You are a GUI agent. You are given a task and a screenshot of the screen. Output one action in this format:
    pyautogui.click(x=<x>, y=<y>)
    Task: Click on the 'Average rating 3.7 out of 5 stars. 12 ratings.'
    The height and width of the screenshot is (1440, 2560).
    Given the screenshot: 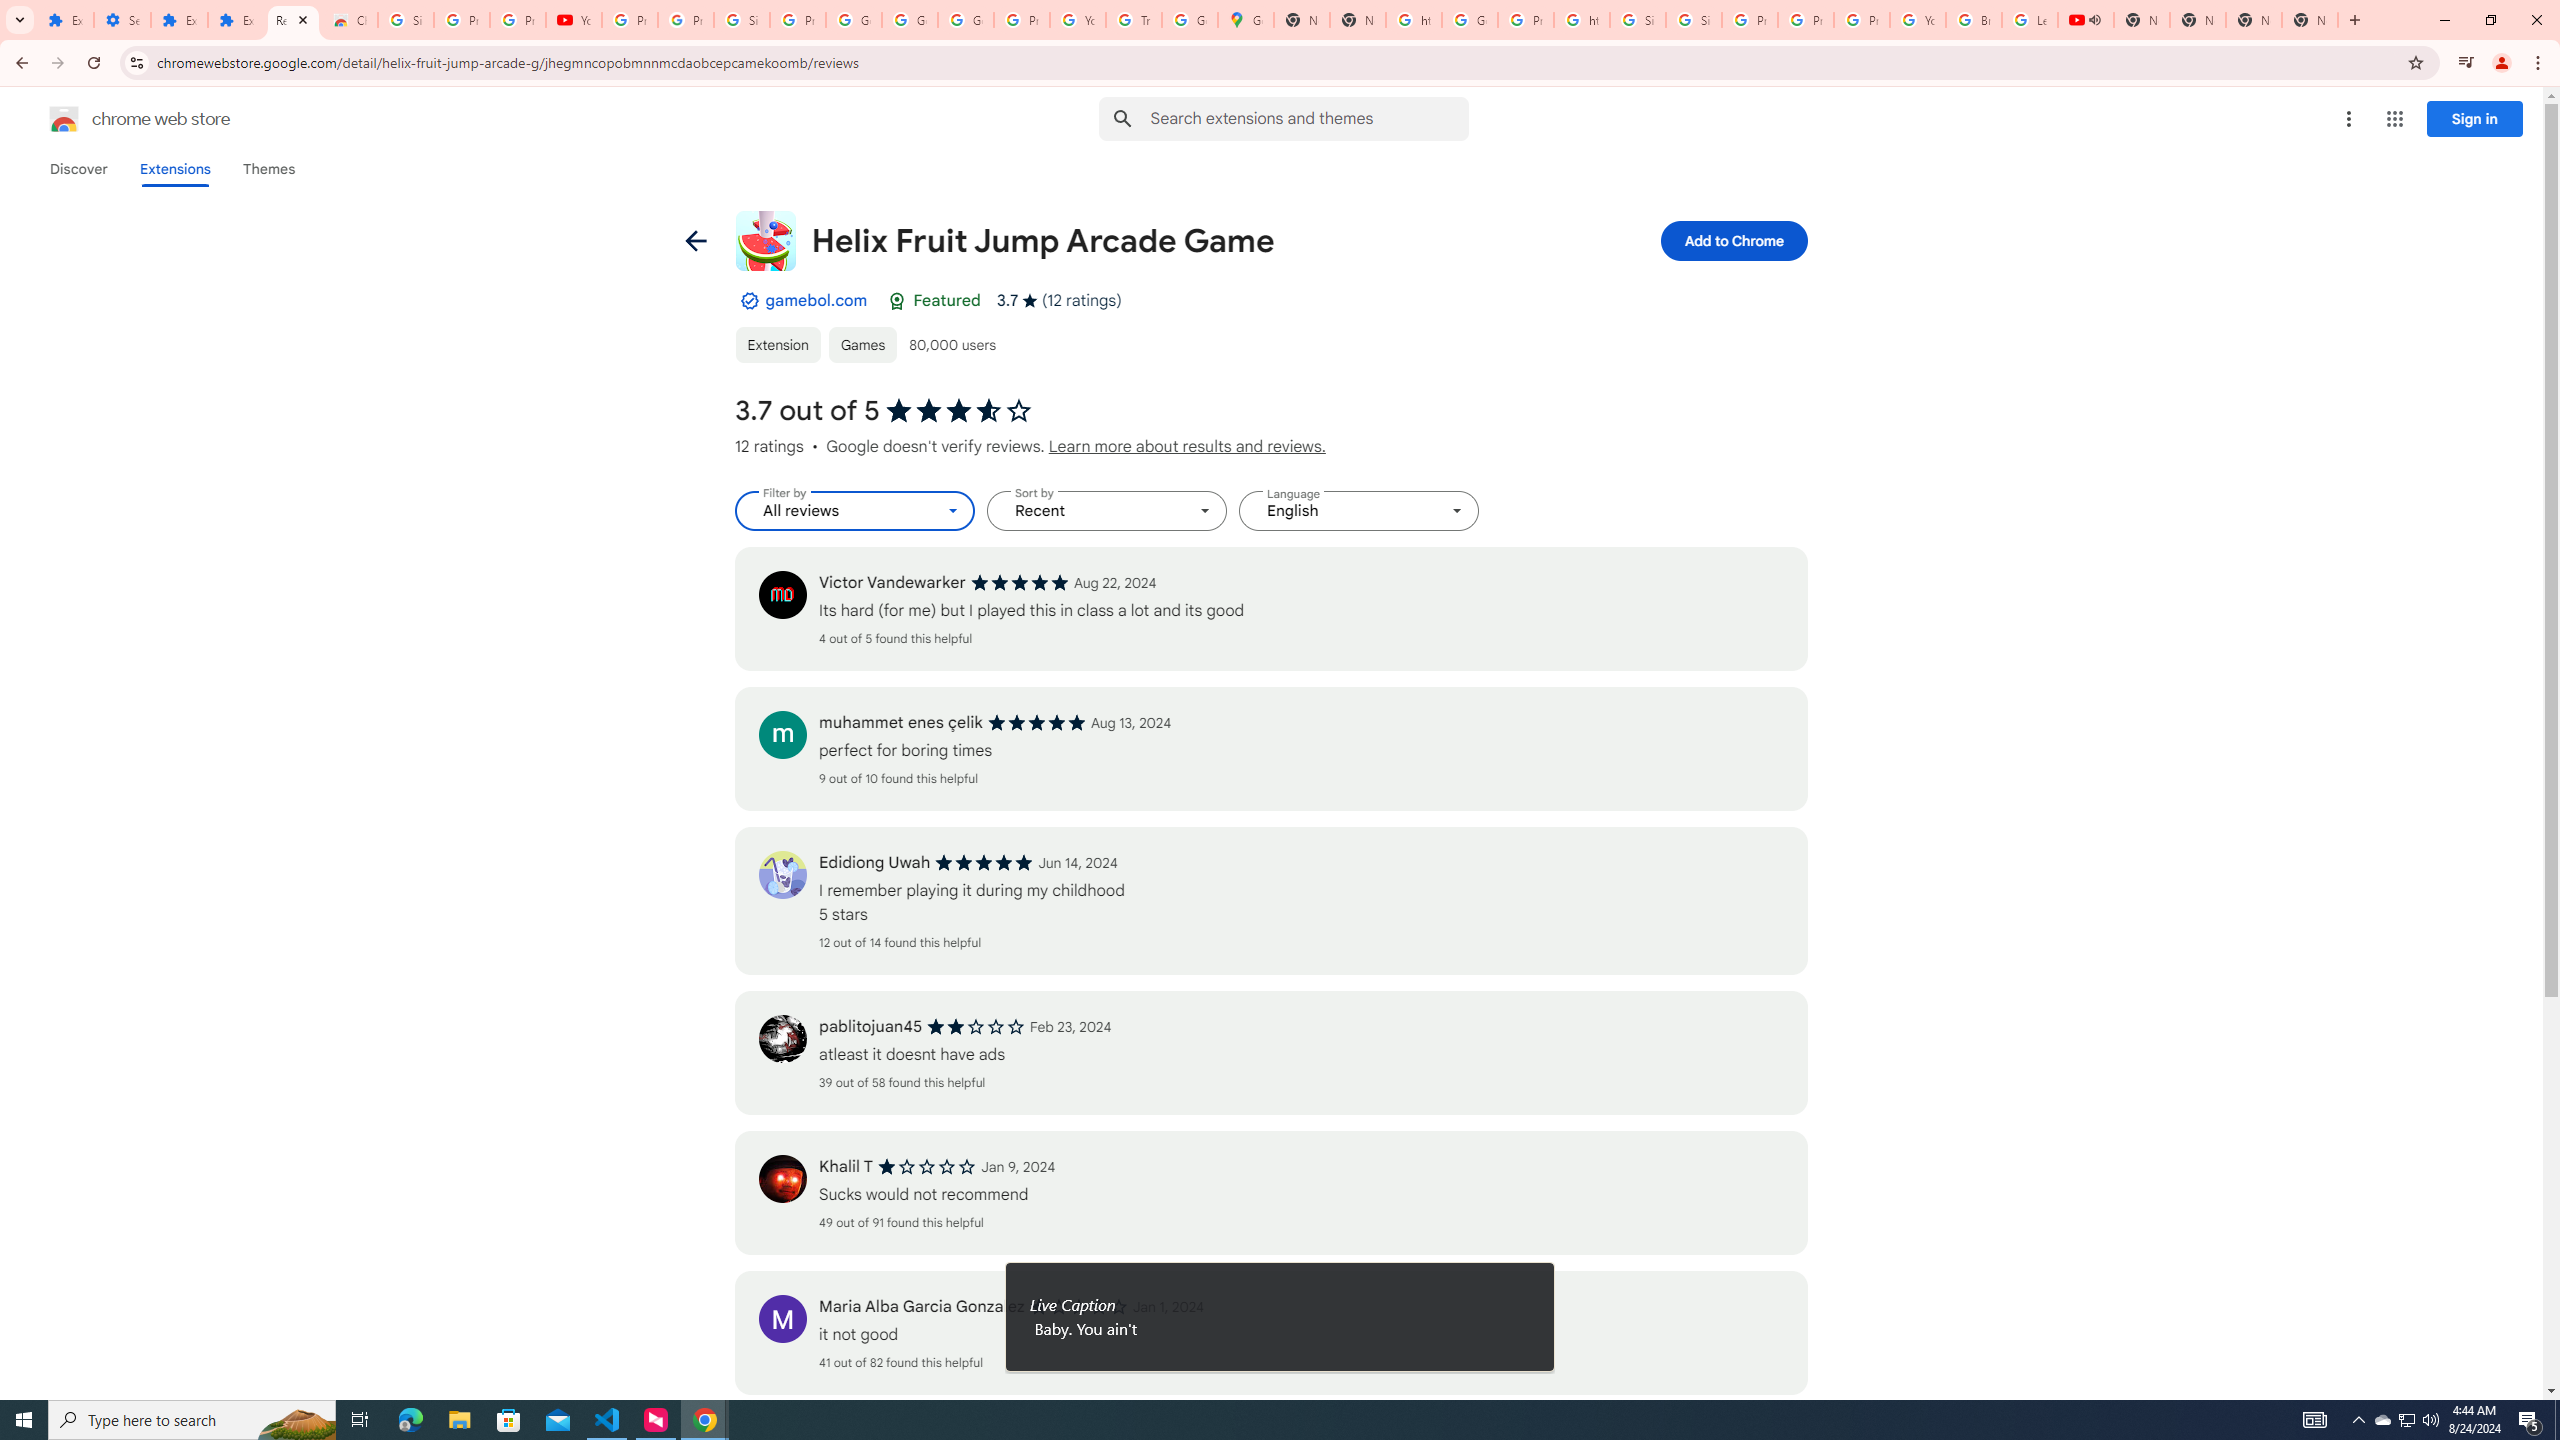 What is the action you would take?
    pyautogui.click(x=1057, y=299)
    